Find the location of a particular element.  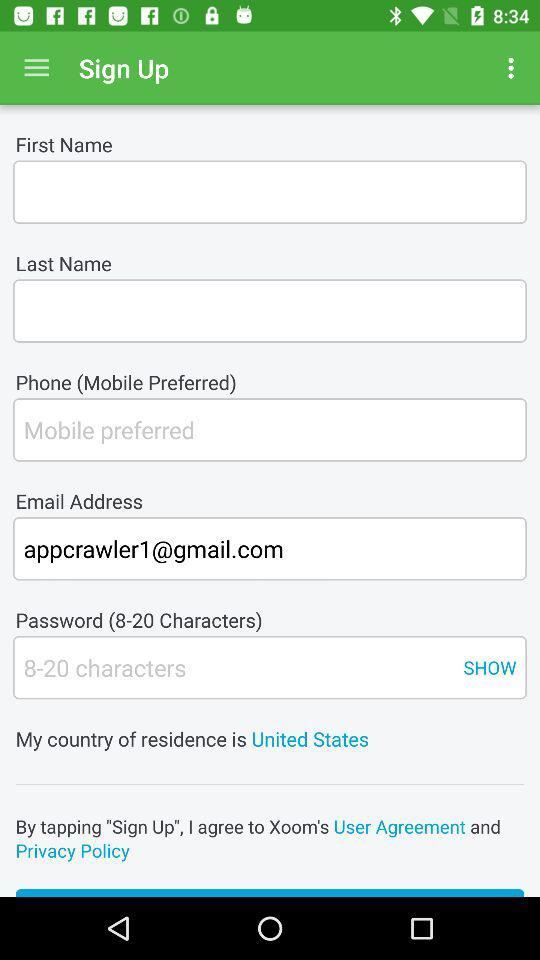

the my country of is located at coordinates (270, 724).